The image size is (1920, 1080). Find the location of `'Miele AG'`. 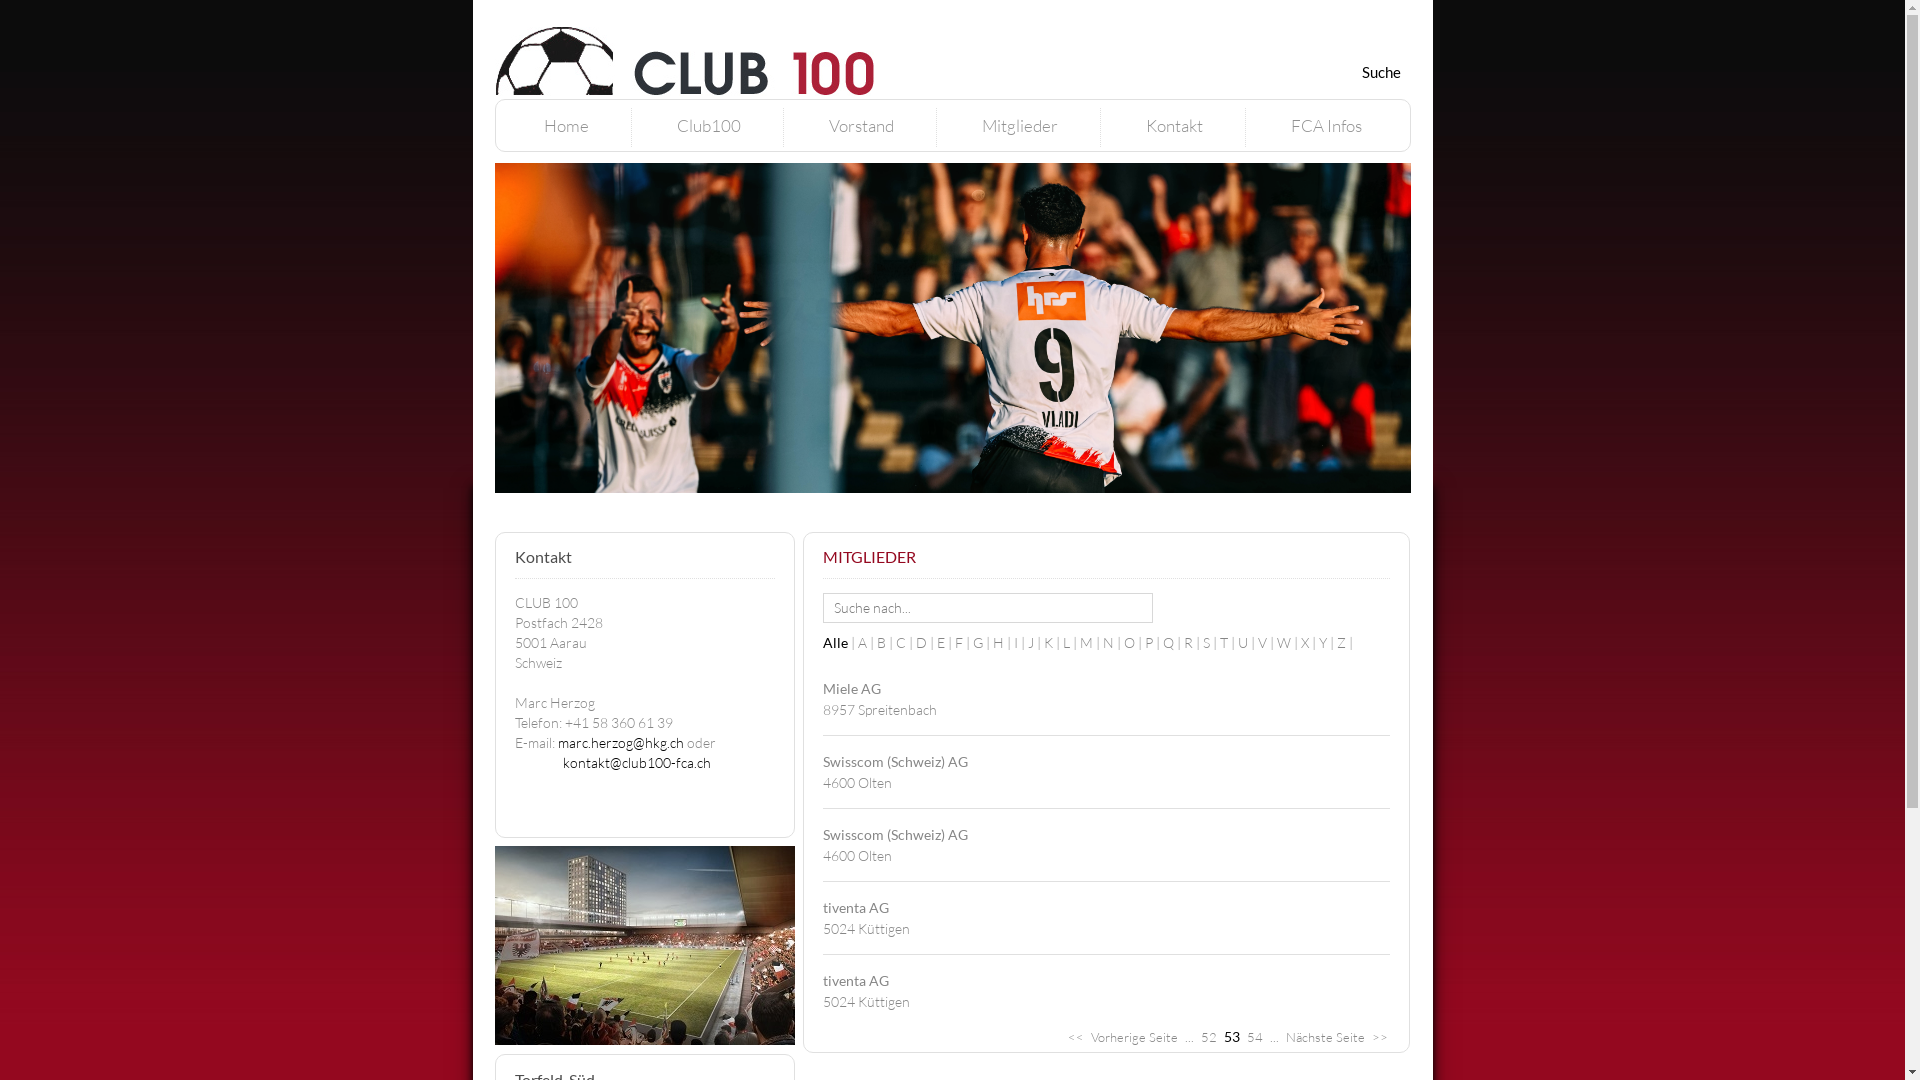

'Miele AG' is located at coordinates (850, 687).